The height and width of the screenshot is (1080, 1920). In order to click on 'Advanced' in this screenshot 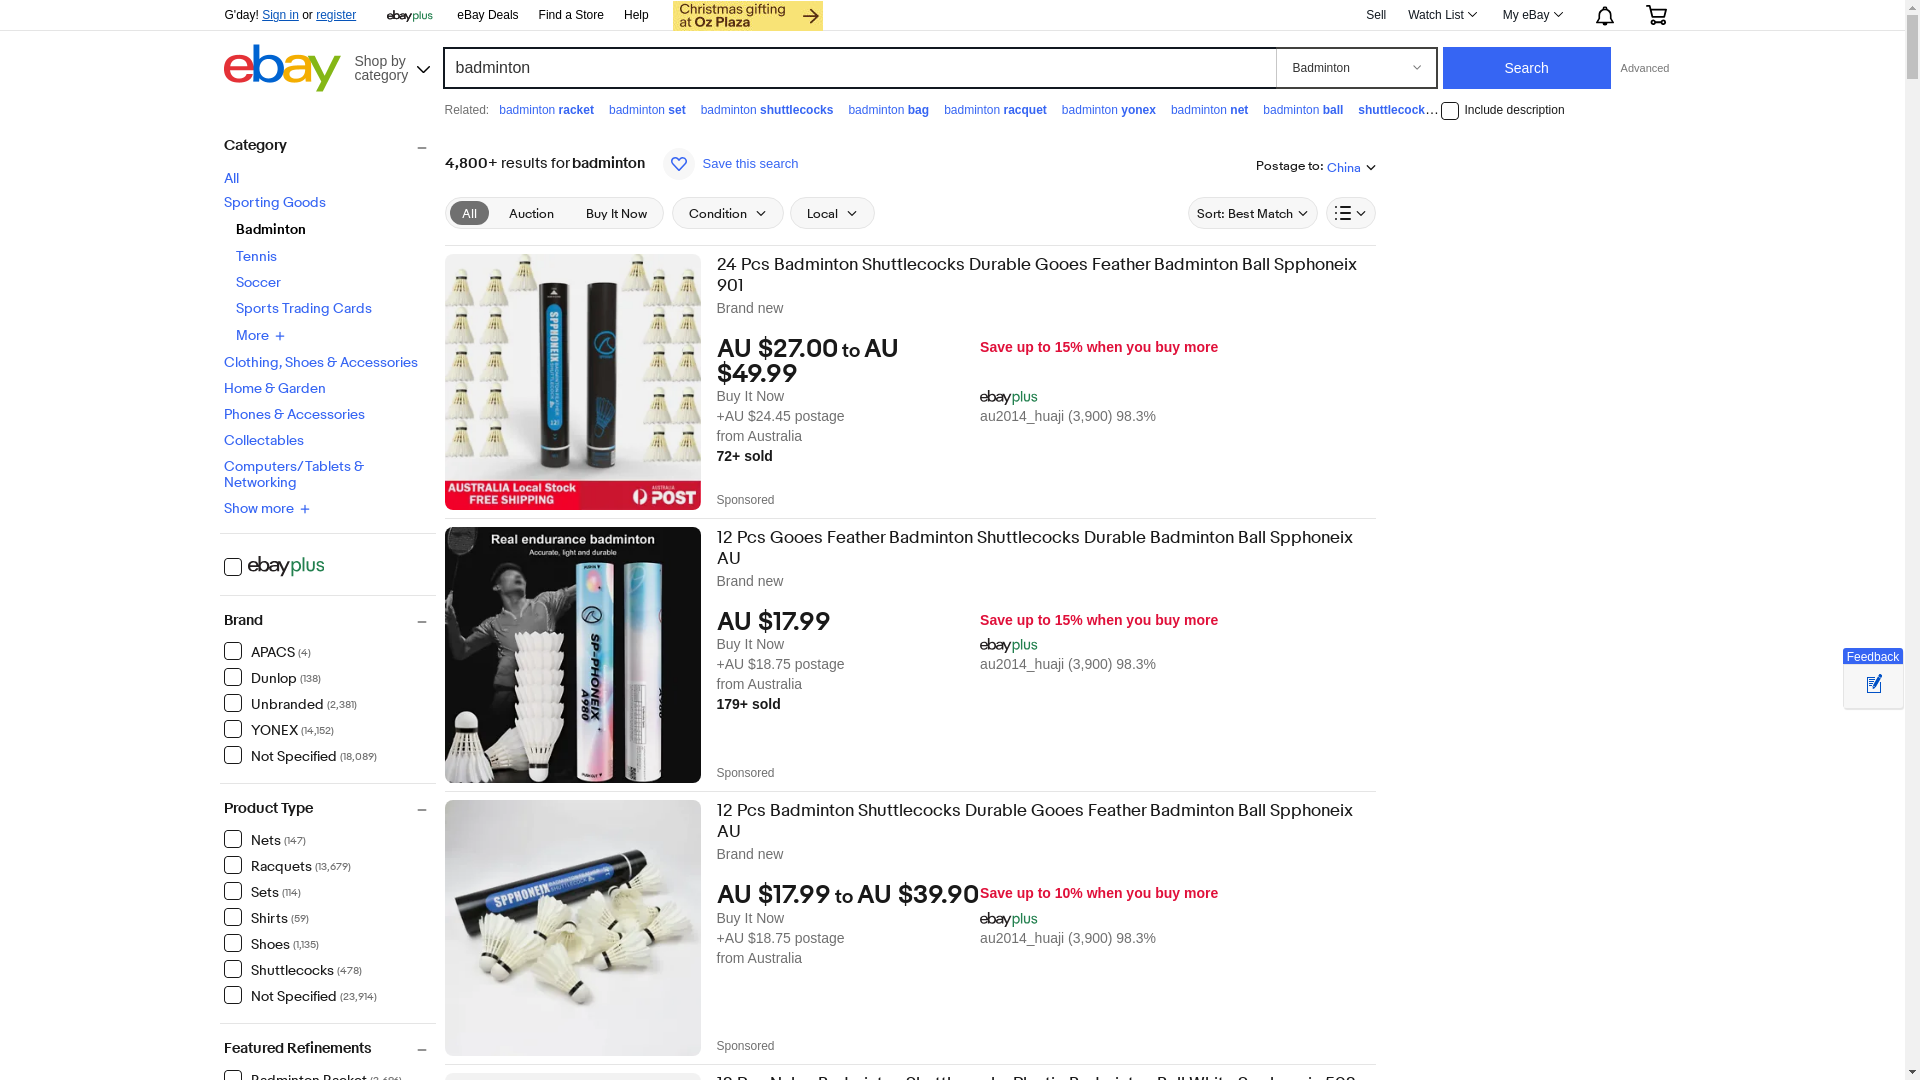, I will do `click(1645, 67)`.